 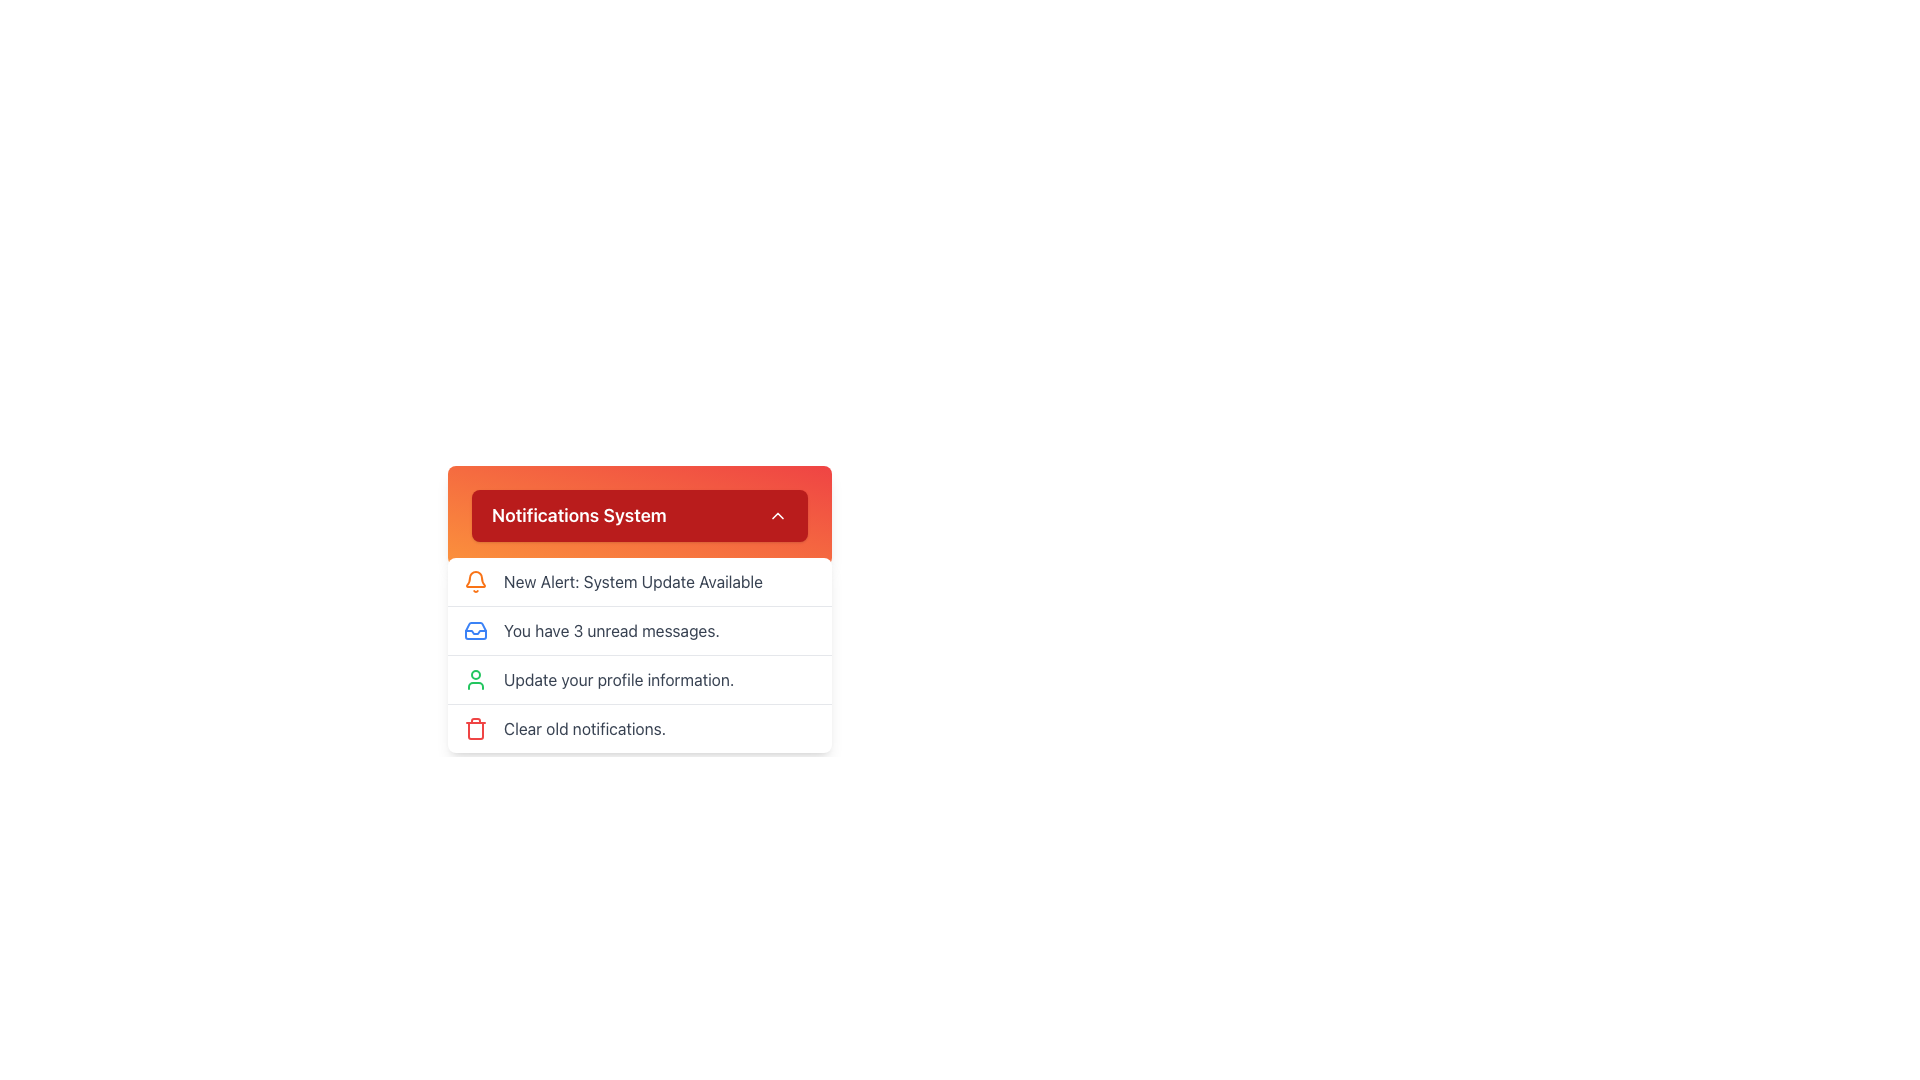 I want to click on the first notification item in the vertical notification dropdown list, which alerts users about a system update, so click(x=638, y=582).